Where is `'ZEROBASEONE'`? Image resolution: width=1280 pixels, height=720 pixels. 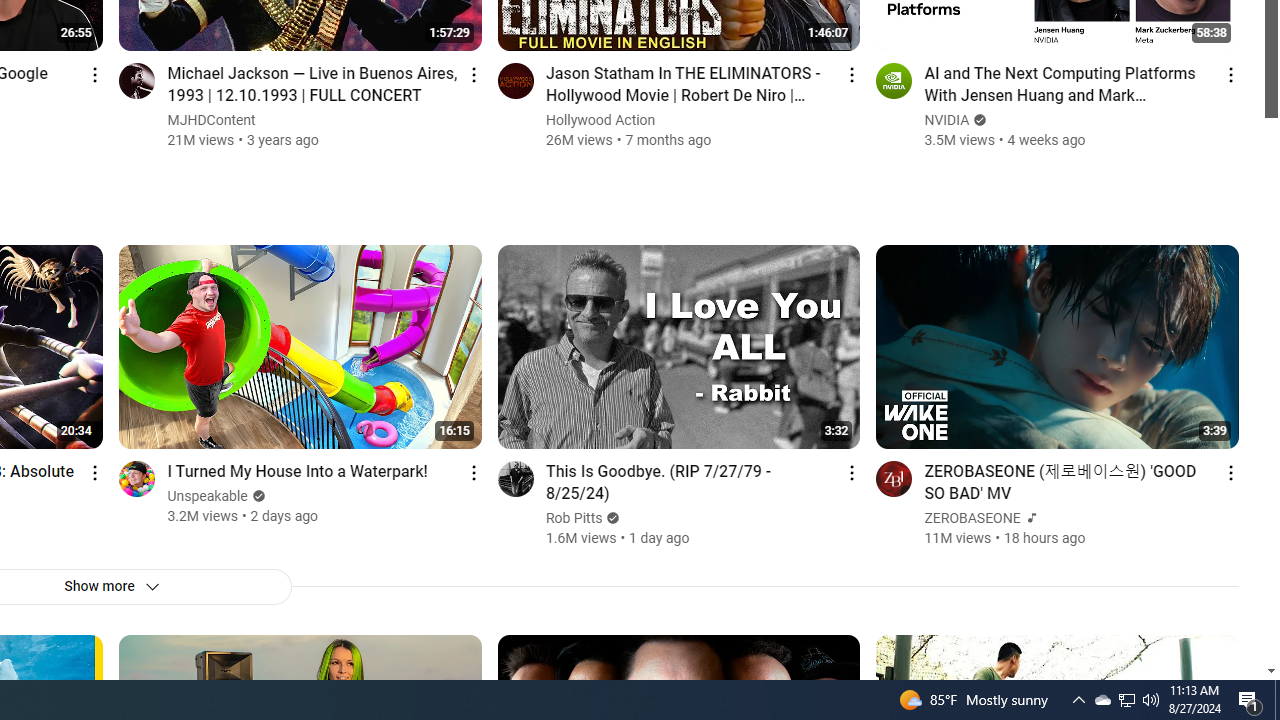
'ZEROBASEONE' is located at coordinates (973, 517).